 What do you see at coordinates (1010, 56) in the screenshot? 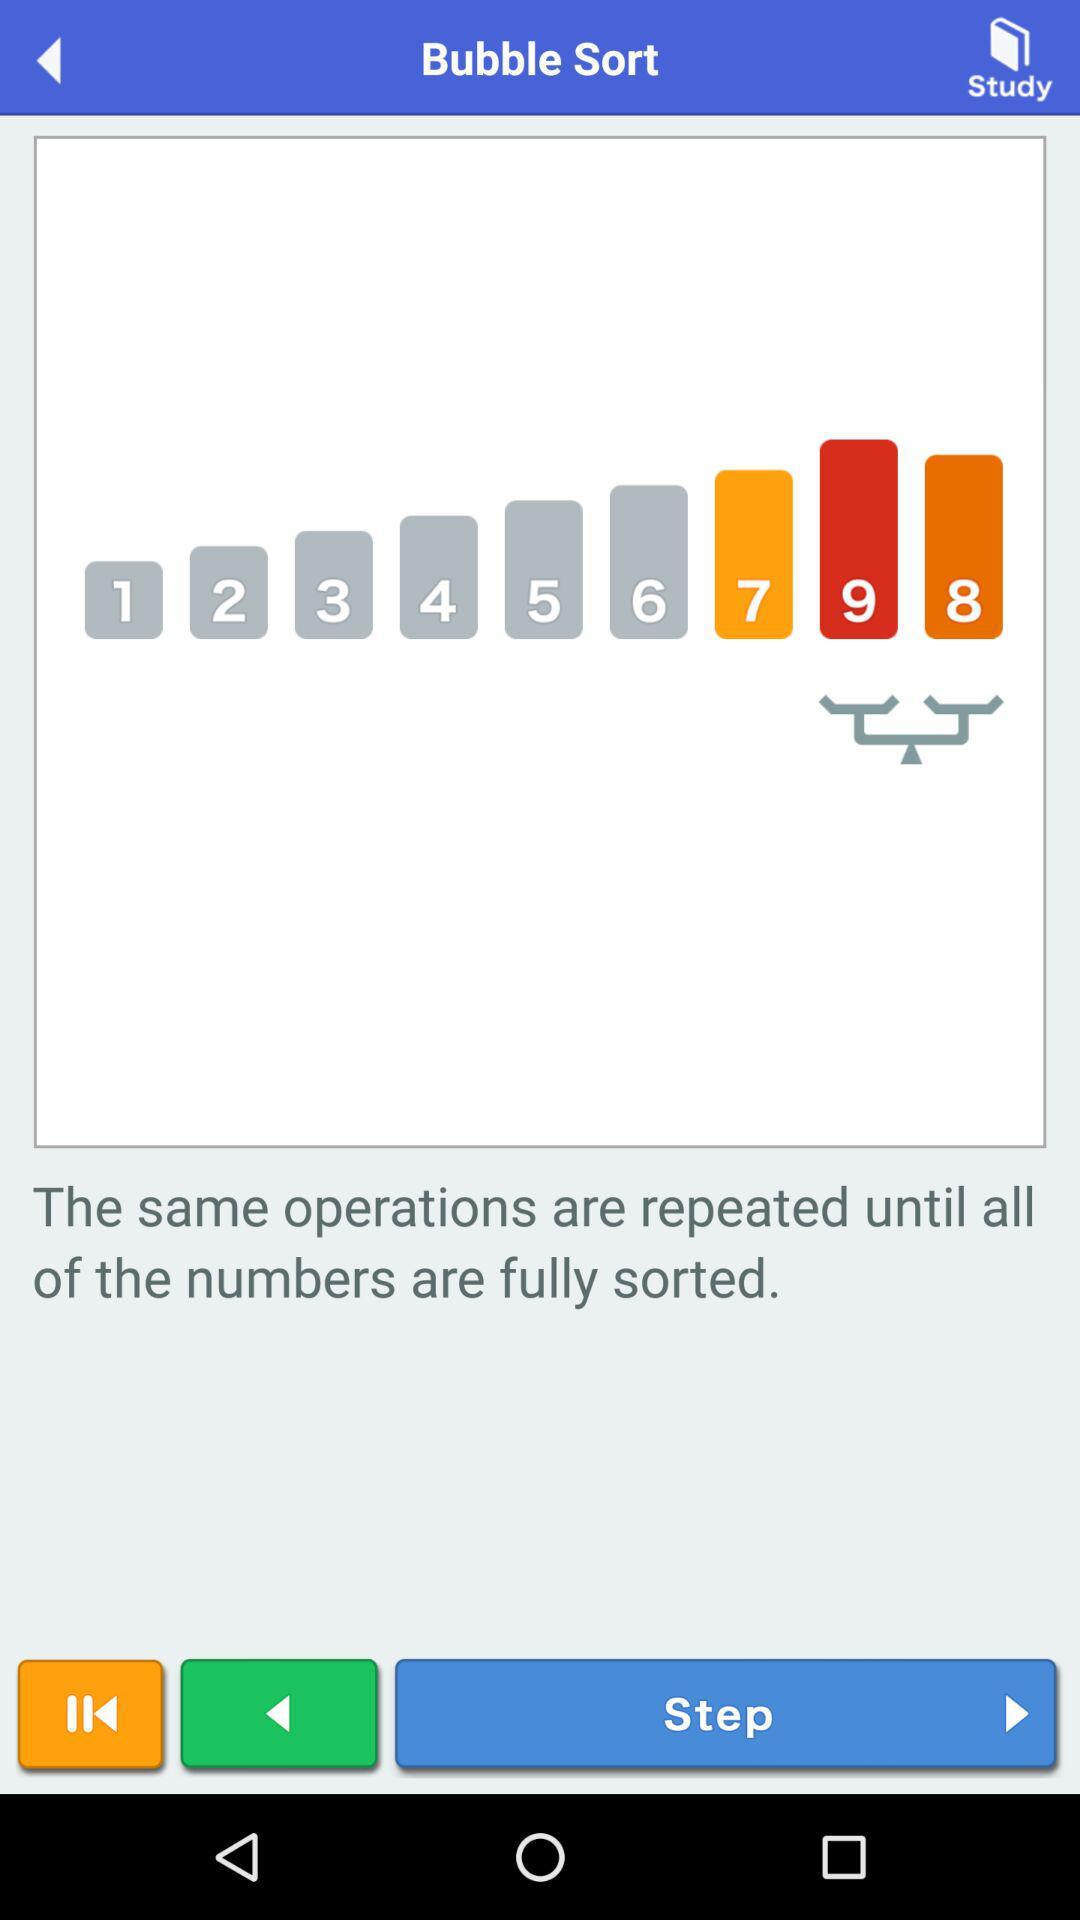
I see `study page` at bounding box center [1010, 56].